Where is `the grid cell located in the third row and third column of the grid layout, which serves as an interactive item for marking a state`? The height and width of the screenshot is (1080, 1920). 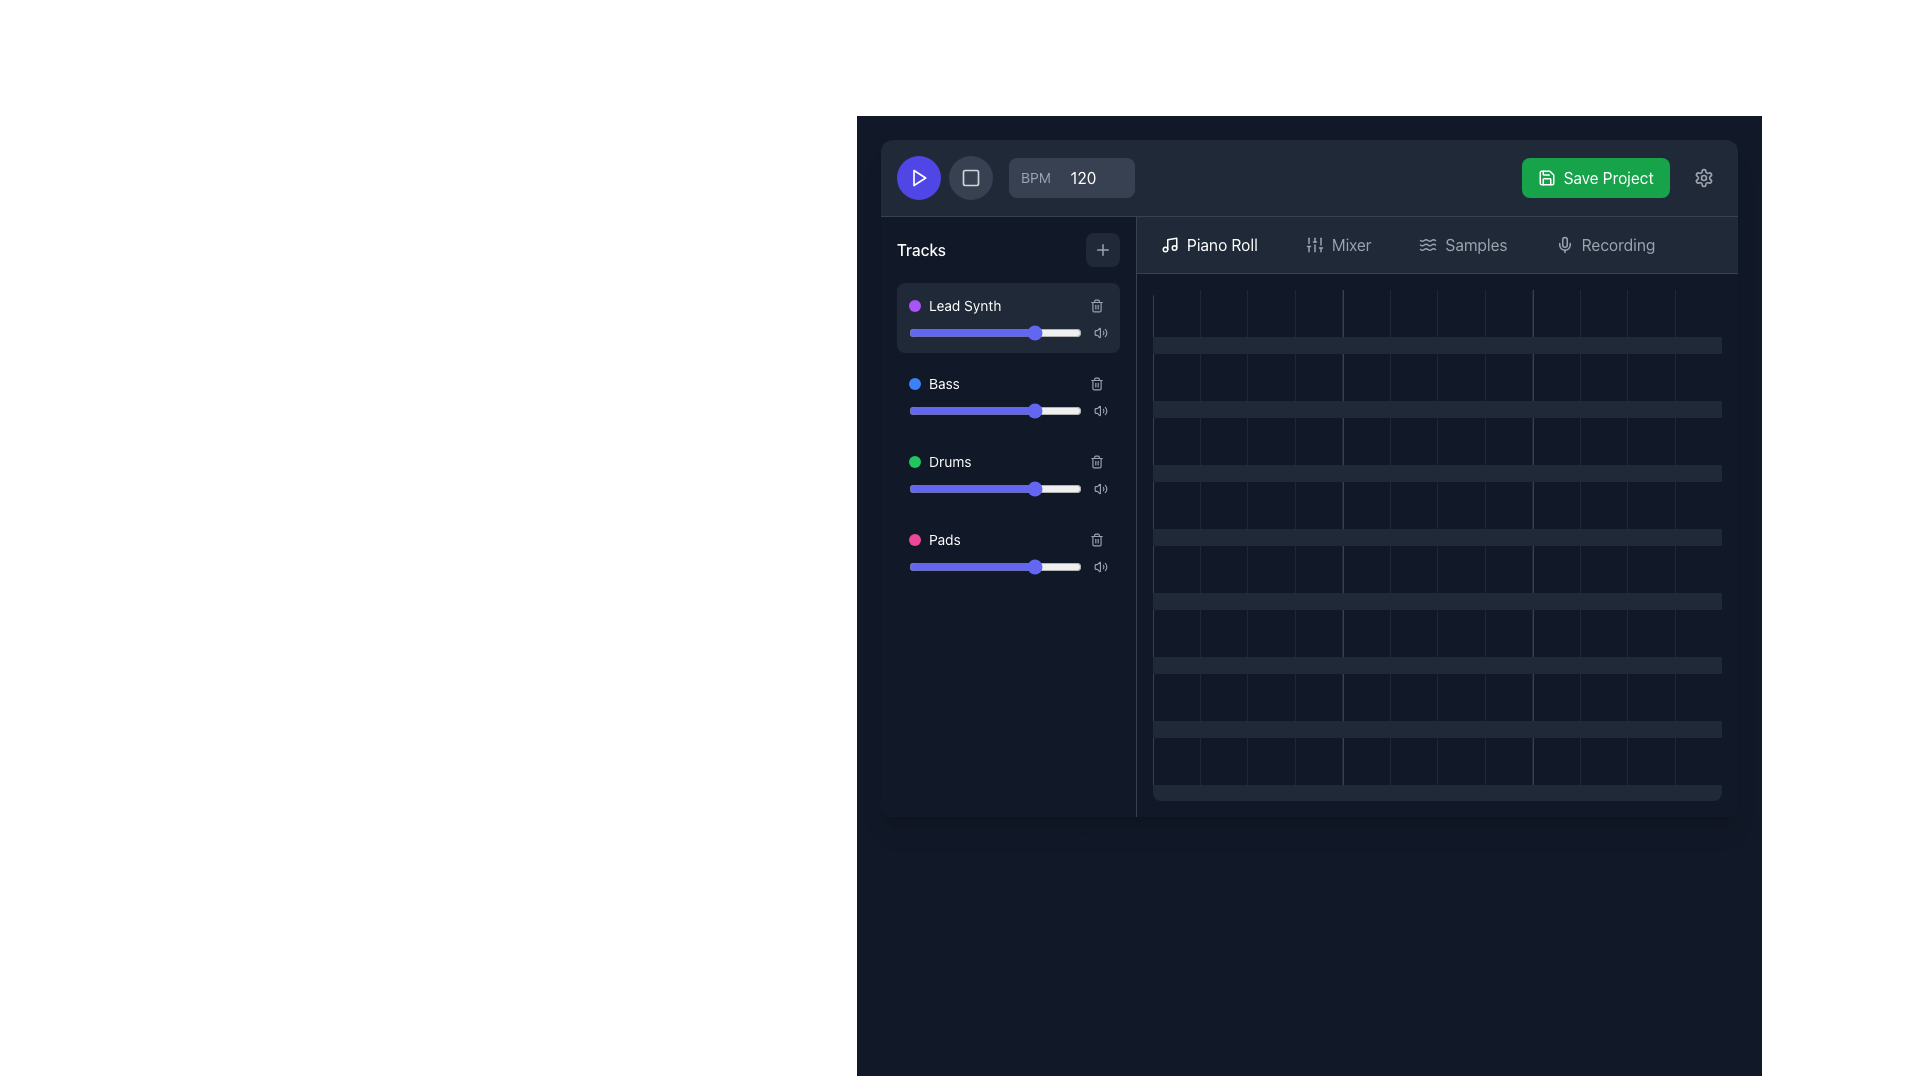
the grid cell located in the third row and third column of the grid layout, which serves as an interactive item for marking a state is located at coordinates (1270, 504).